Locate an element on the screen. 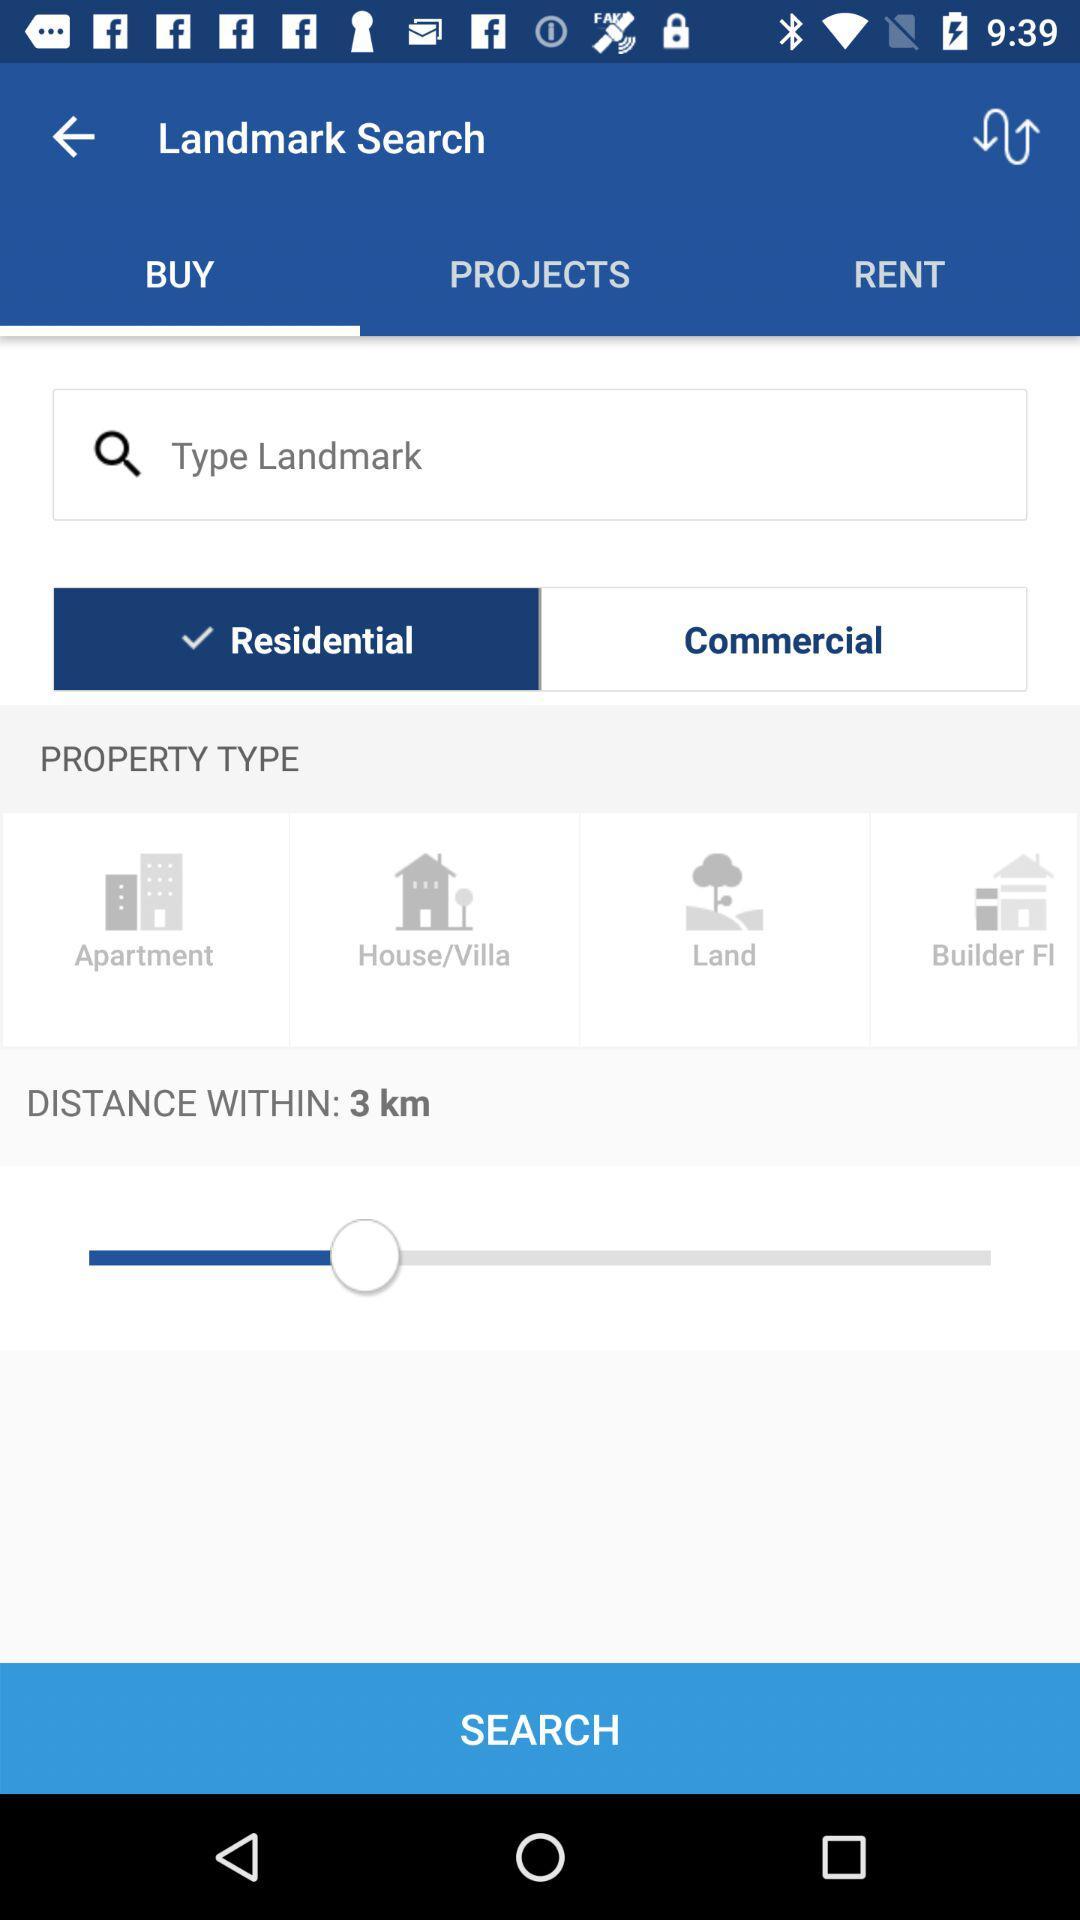 This screenshot has width=1080, height=1920. factory icon is located at coordinates (433, 928).